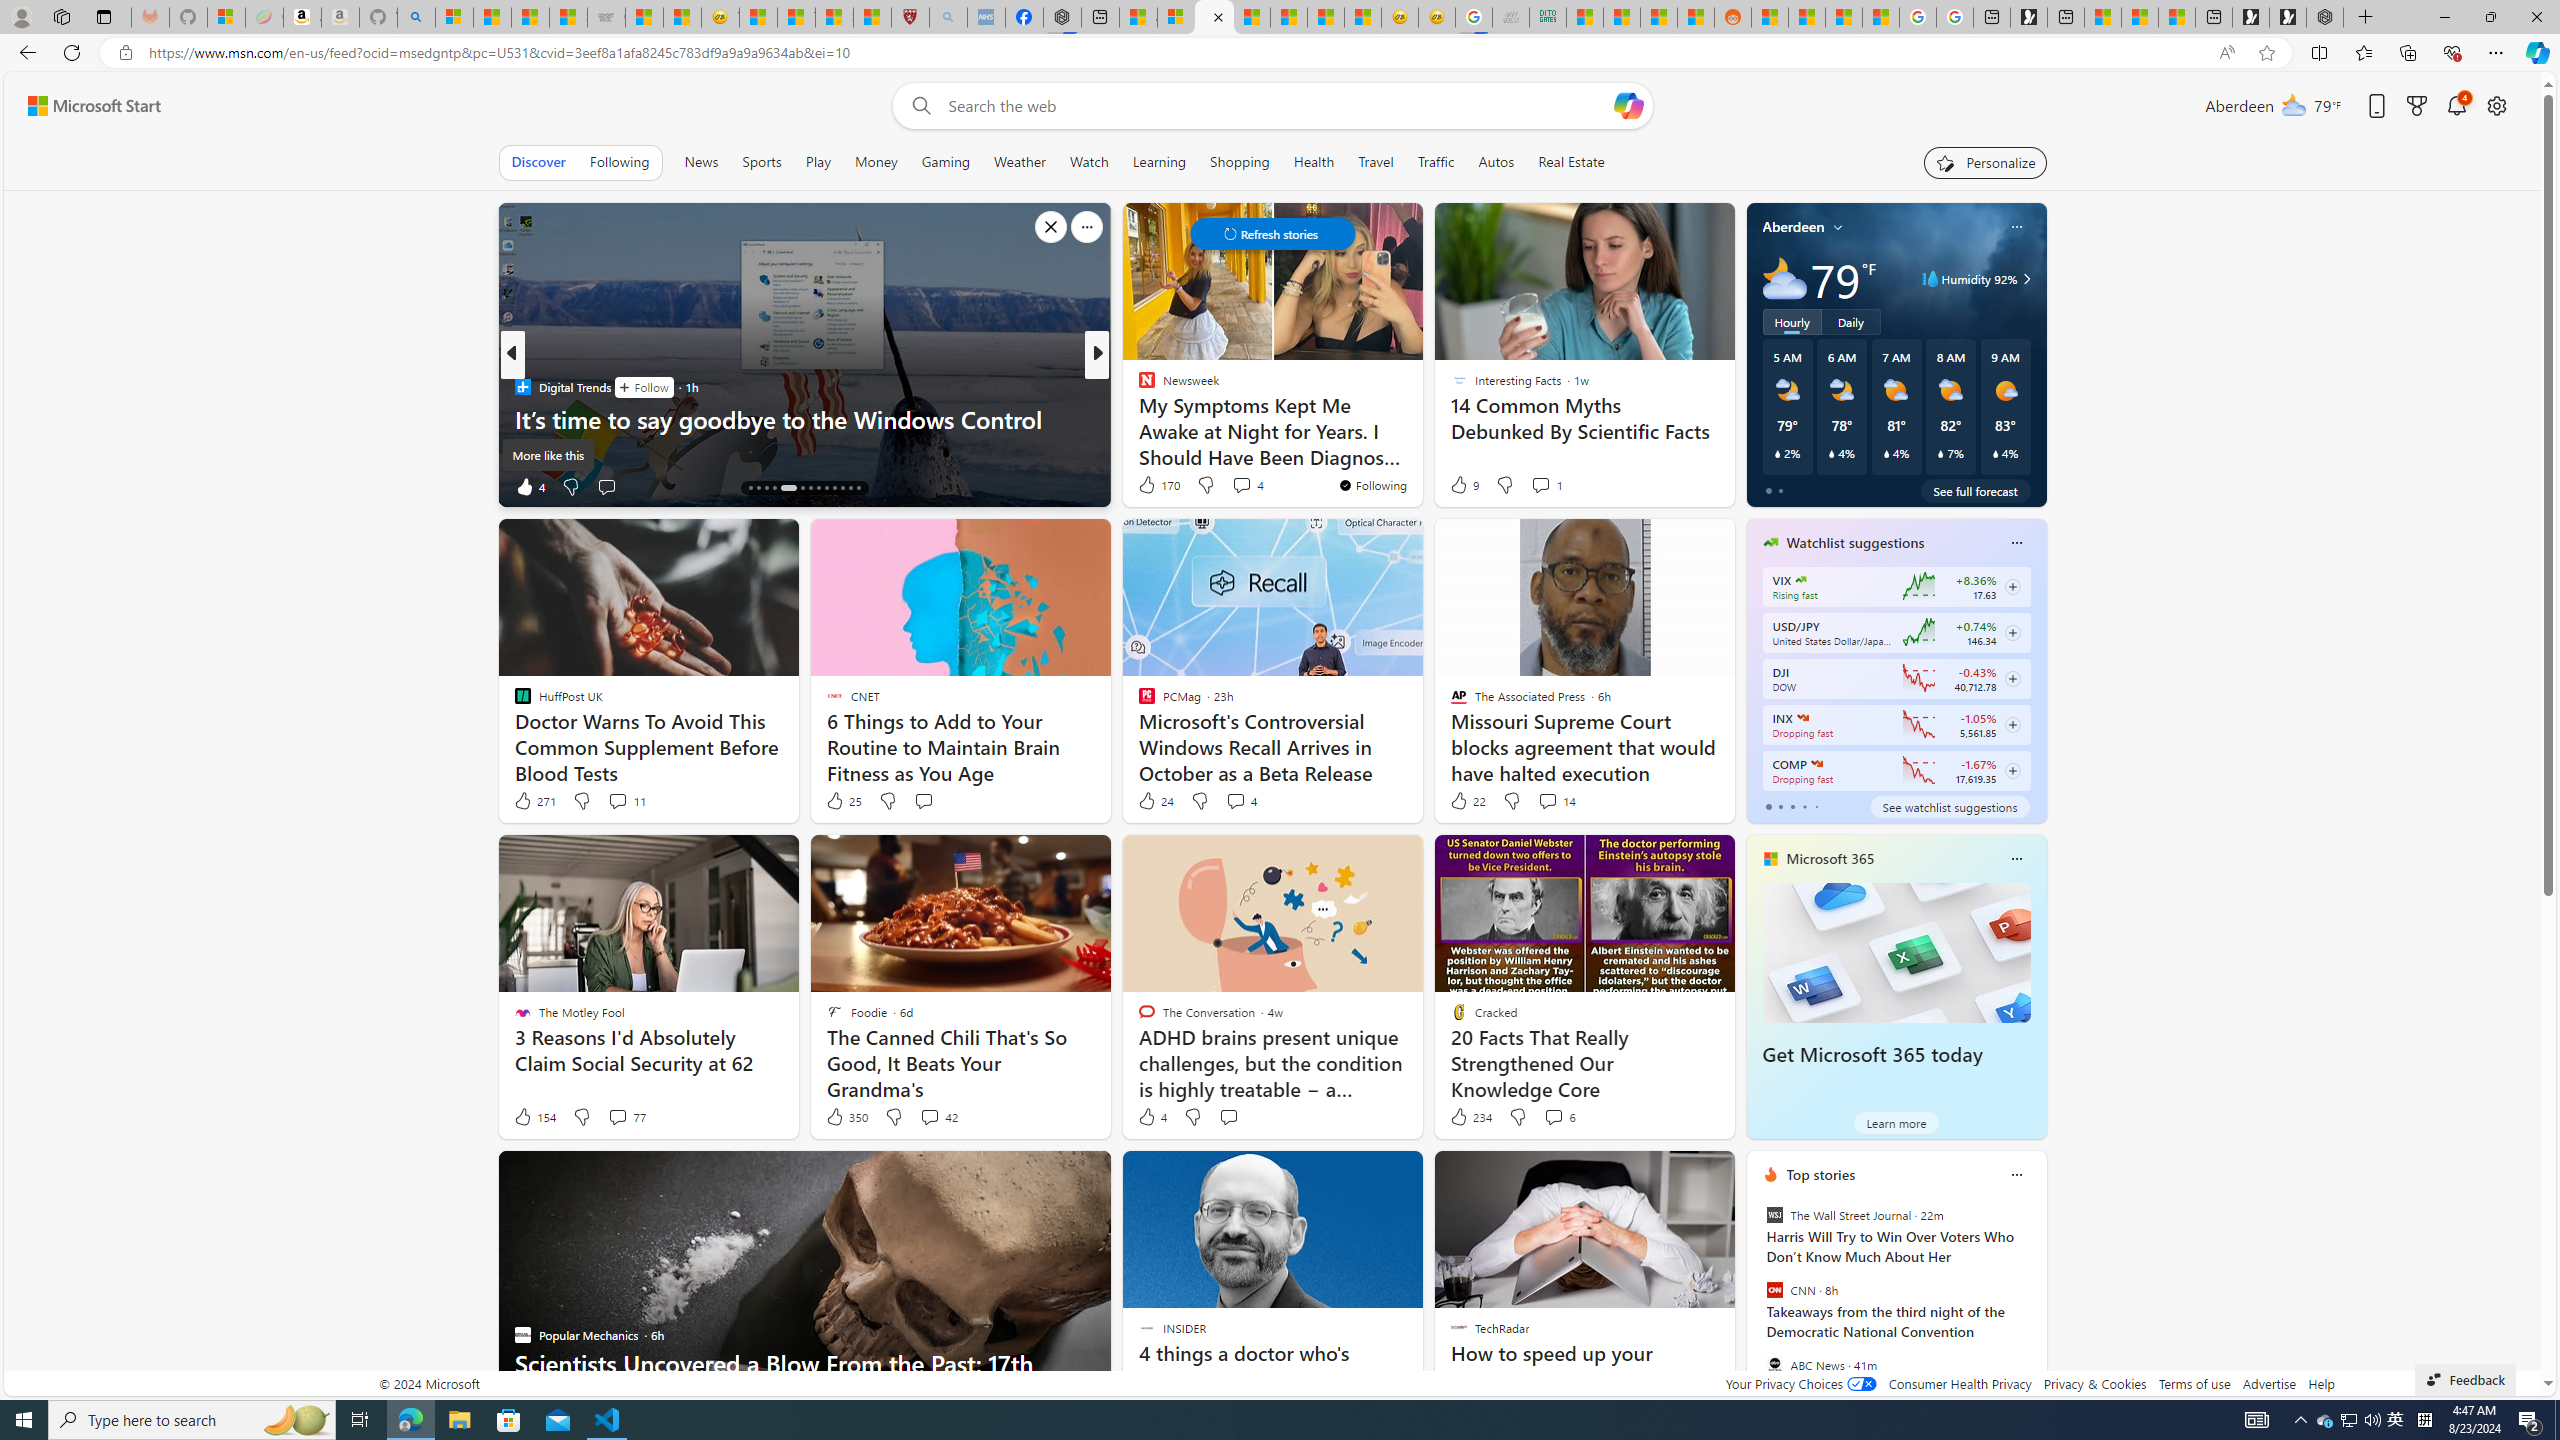 The width and height of the screenshot is (2560, 1440). What do you see at coordinates (1154, 800) in the screenshot?
I see `'24 Like'` at bounding box center [1154, 800].